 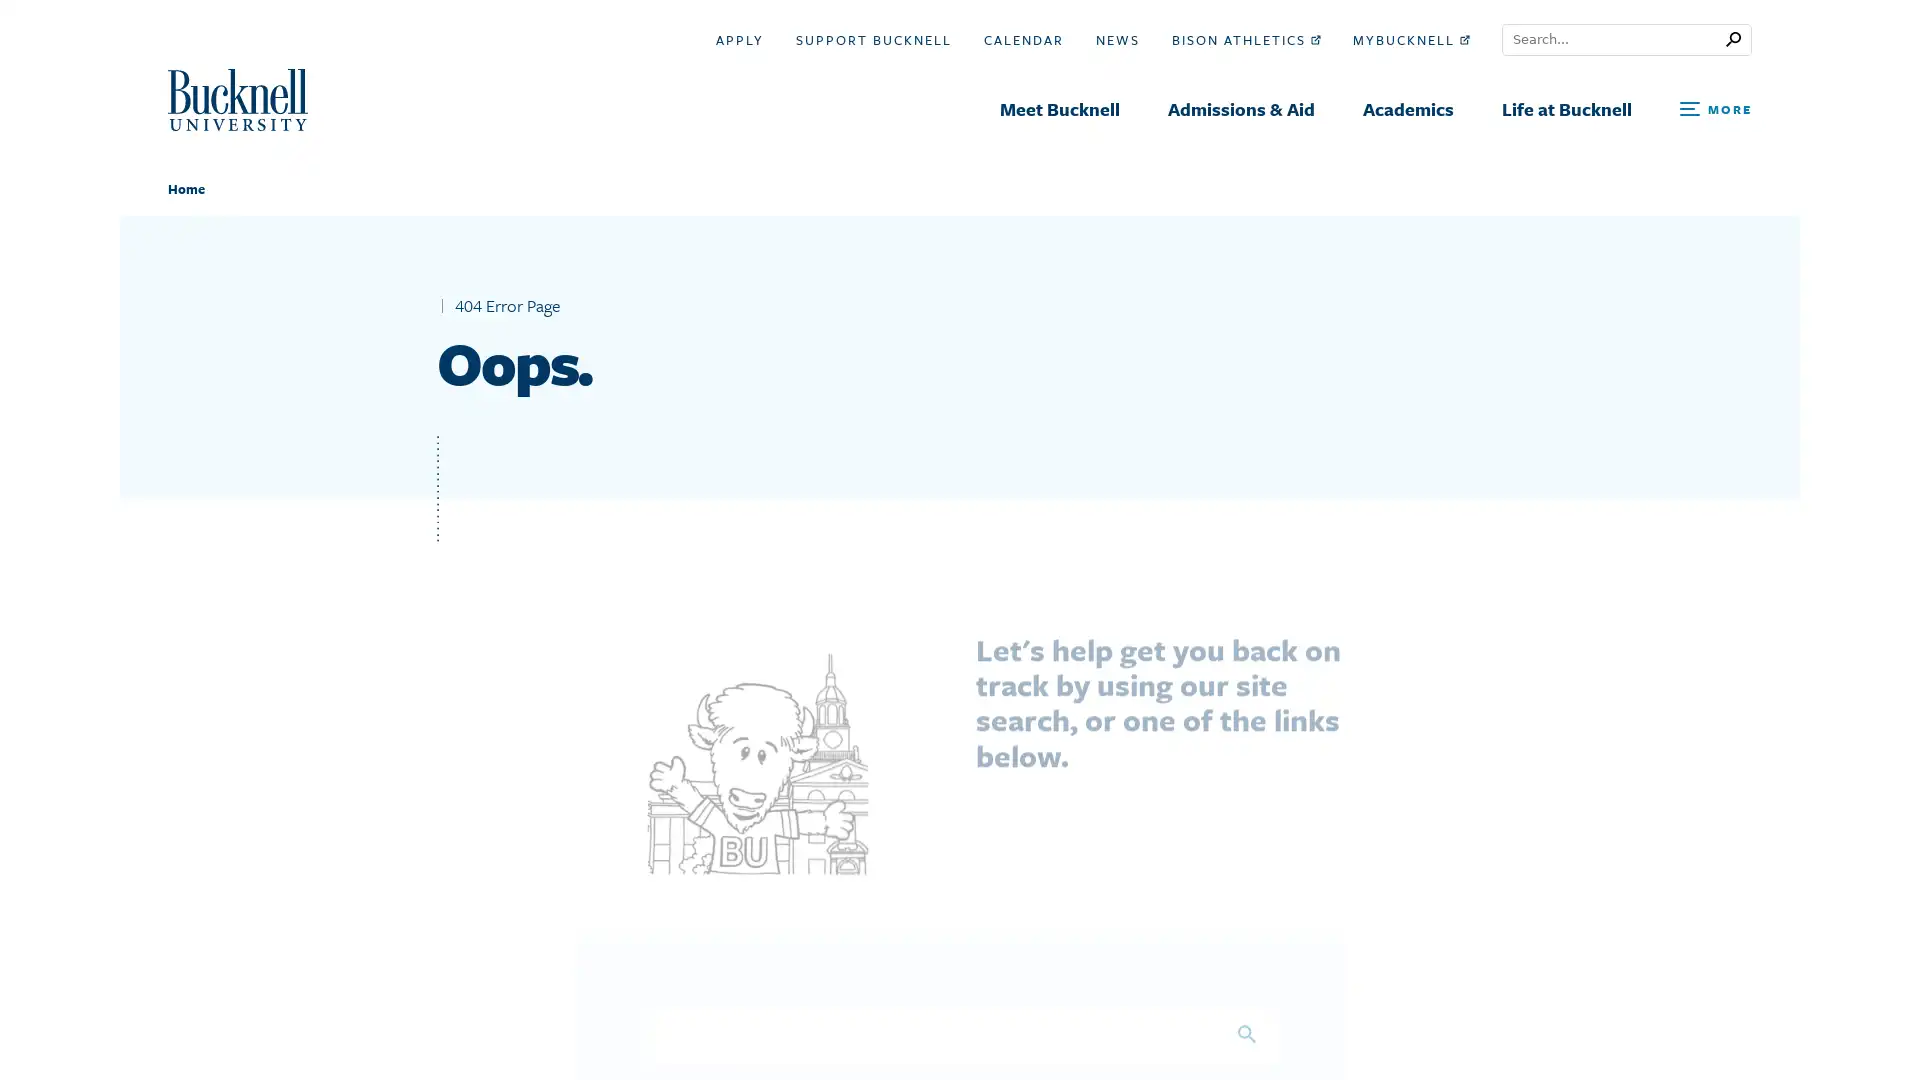 I want to click on Submit, so click(x=1737, y=39).